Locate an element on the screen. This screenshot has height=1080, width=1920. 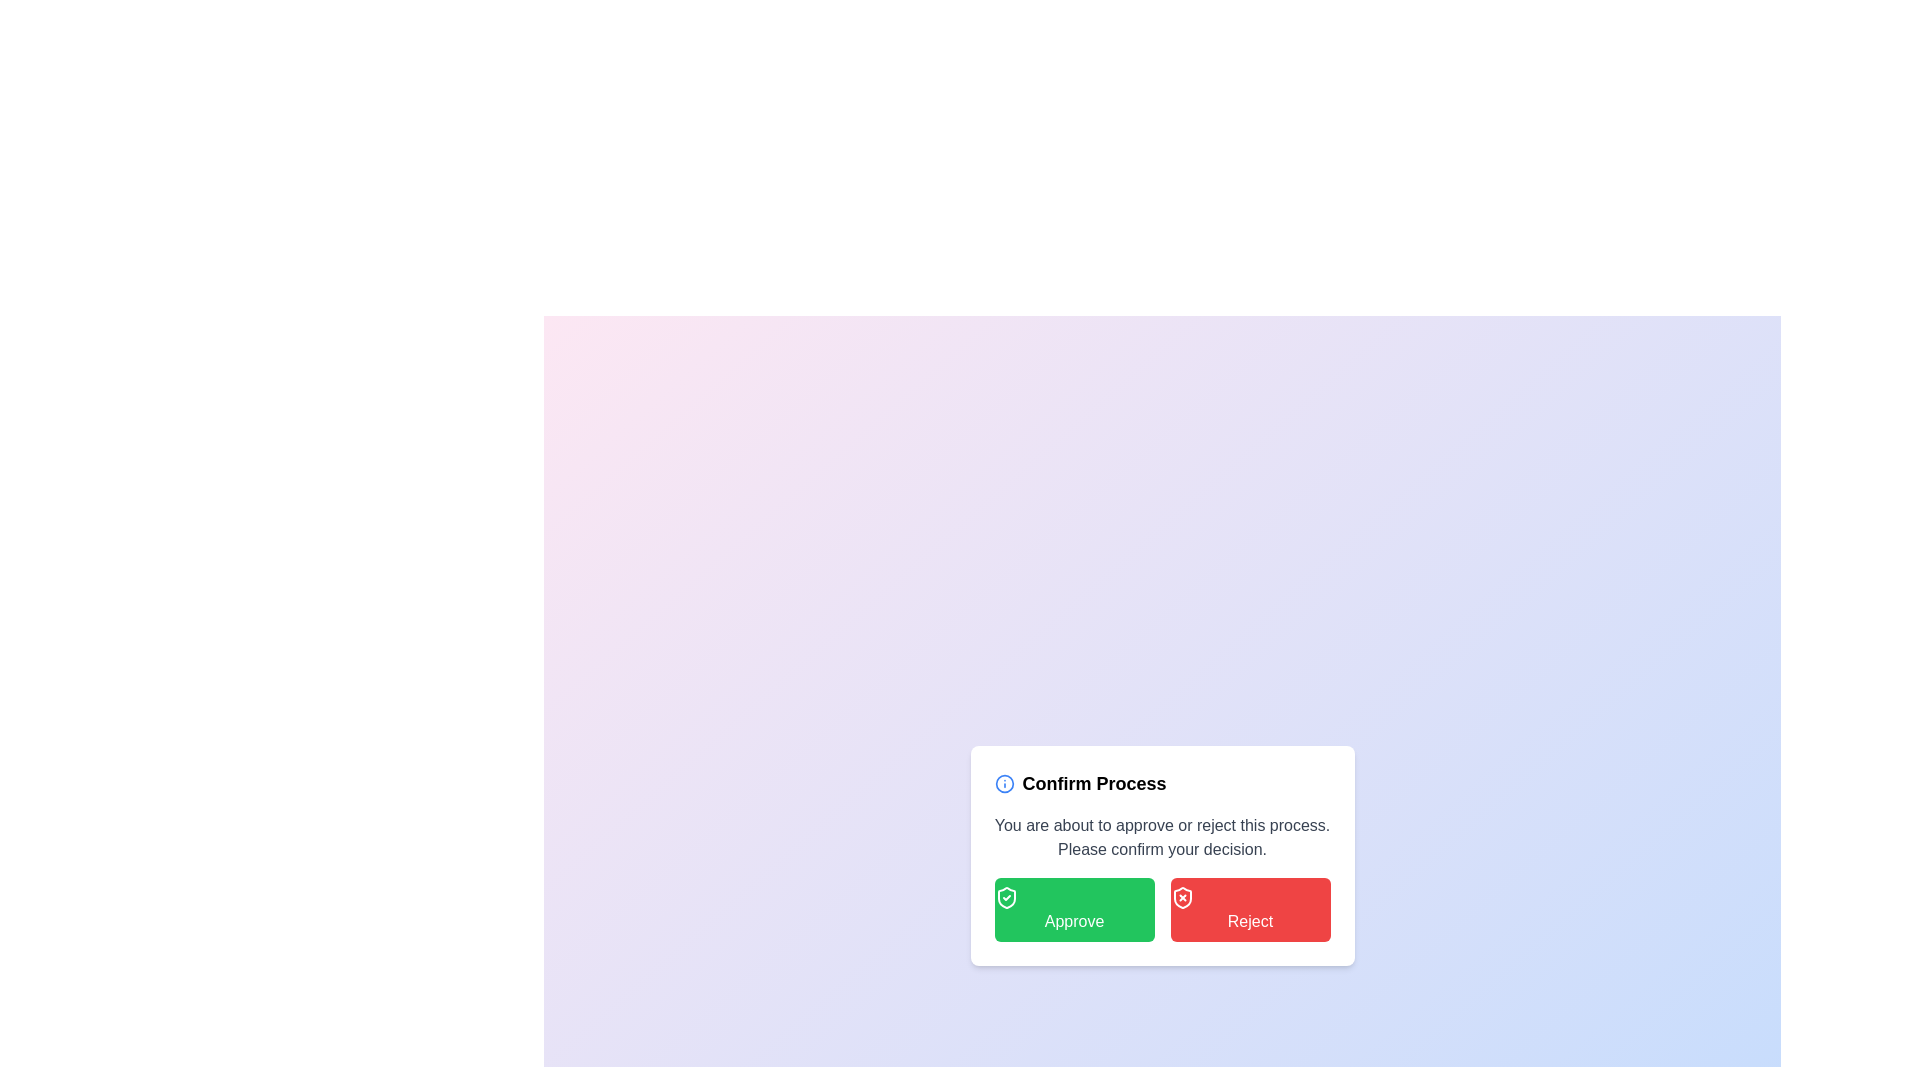
the 'Reject' icon located to the right of the 'Approve' button in the prompt confirmation window is located at coordinates (1182, 897).